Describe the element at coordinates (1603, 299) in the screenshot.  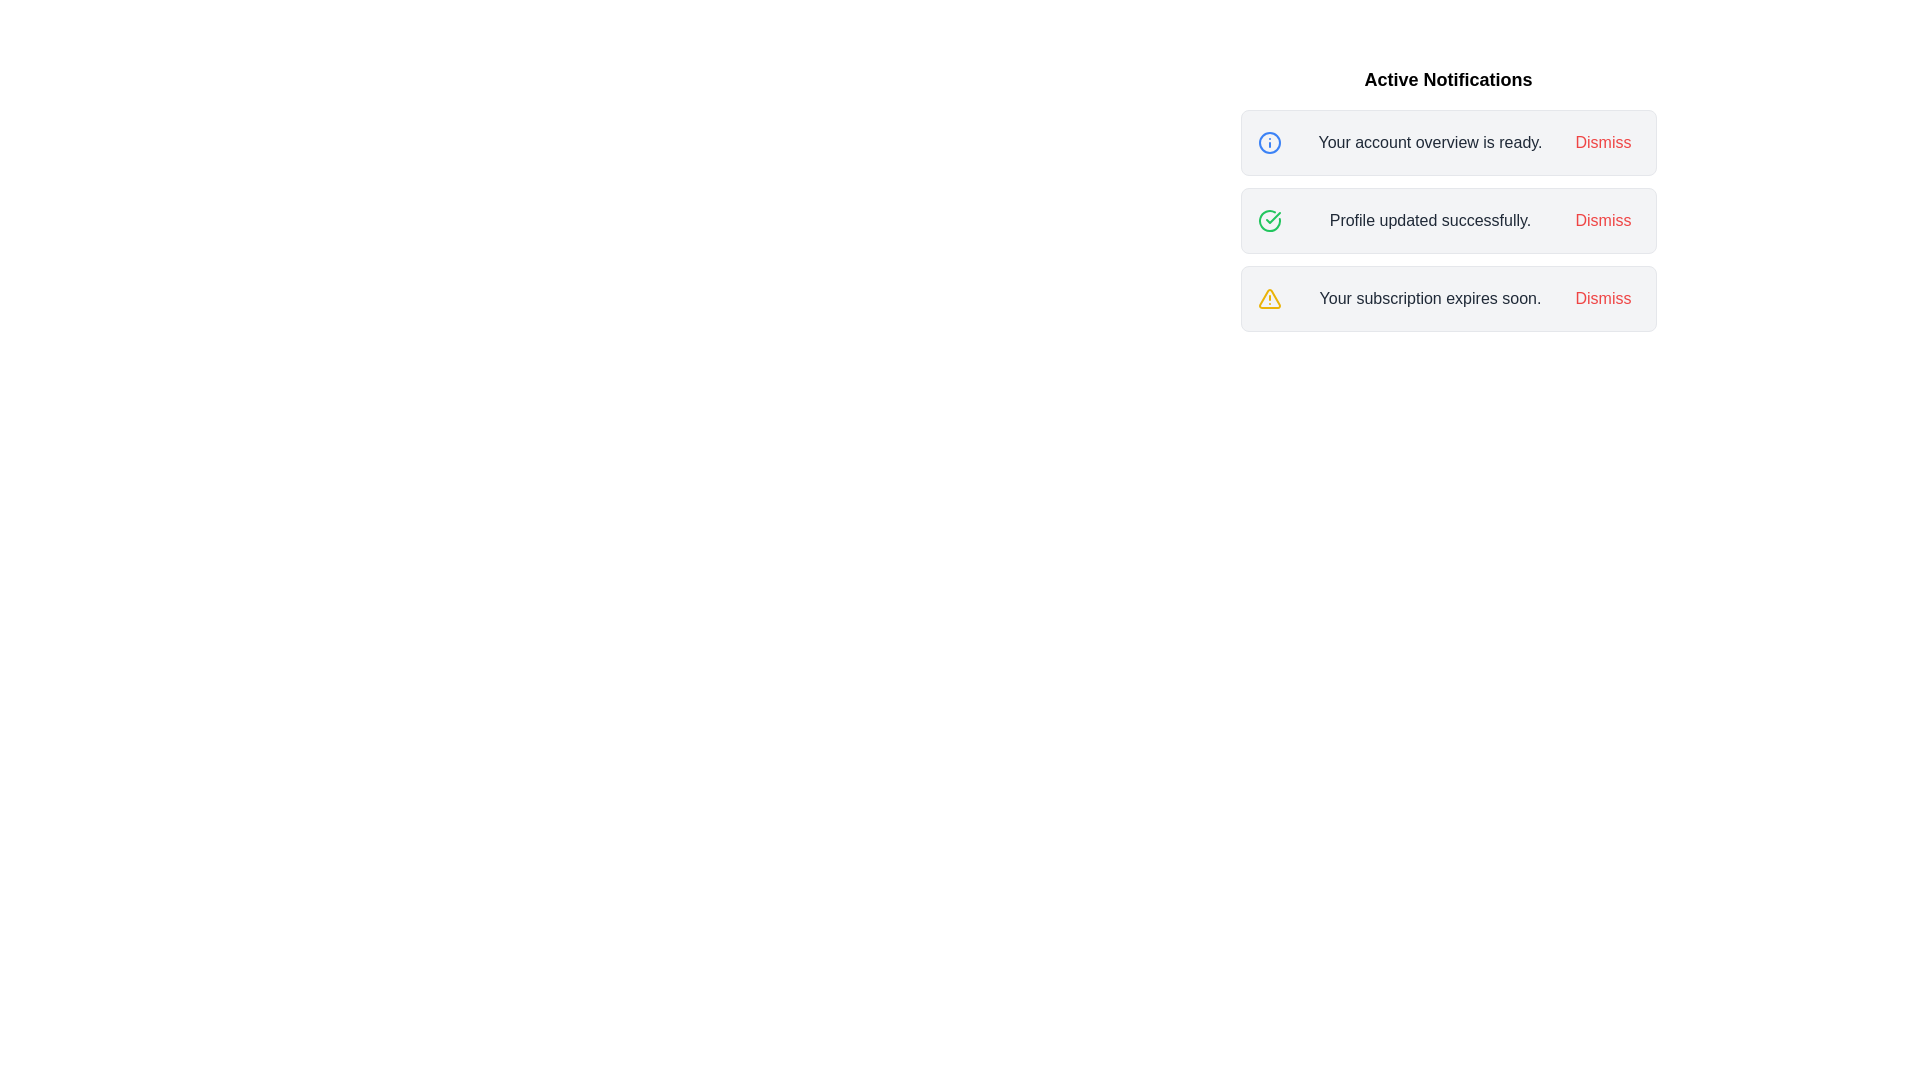
I see `'Dismiss' button for the notification 'Your subscription expires soon.'` at that location.